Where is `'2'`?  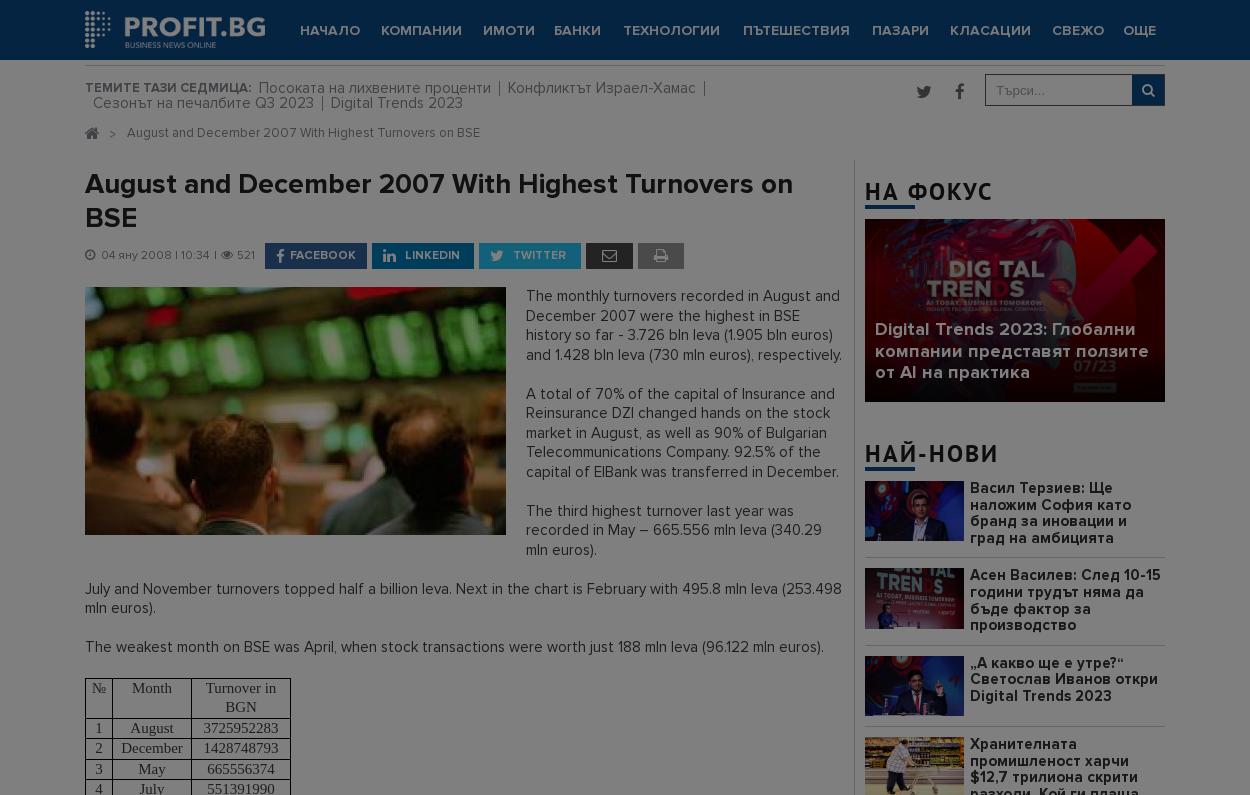
'2' is located at coordinates (97, 747).